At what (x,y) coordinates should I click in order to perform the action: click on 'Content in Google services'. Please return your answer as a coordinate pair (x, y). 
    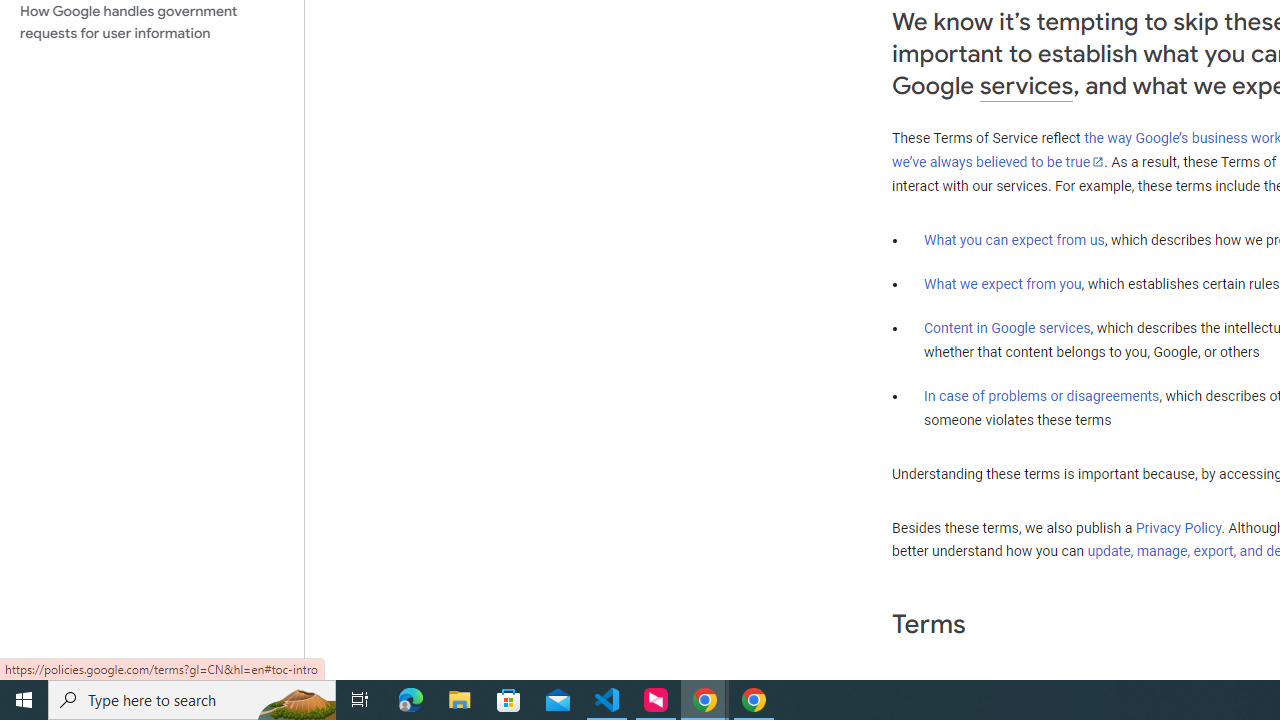
    Looking at the image, I should click on (1007, 326).